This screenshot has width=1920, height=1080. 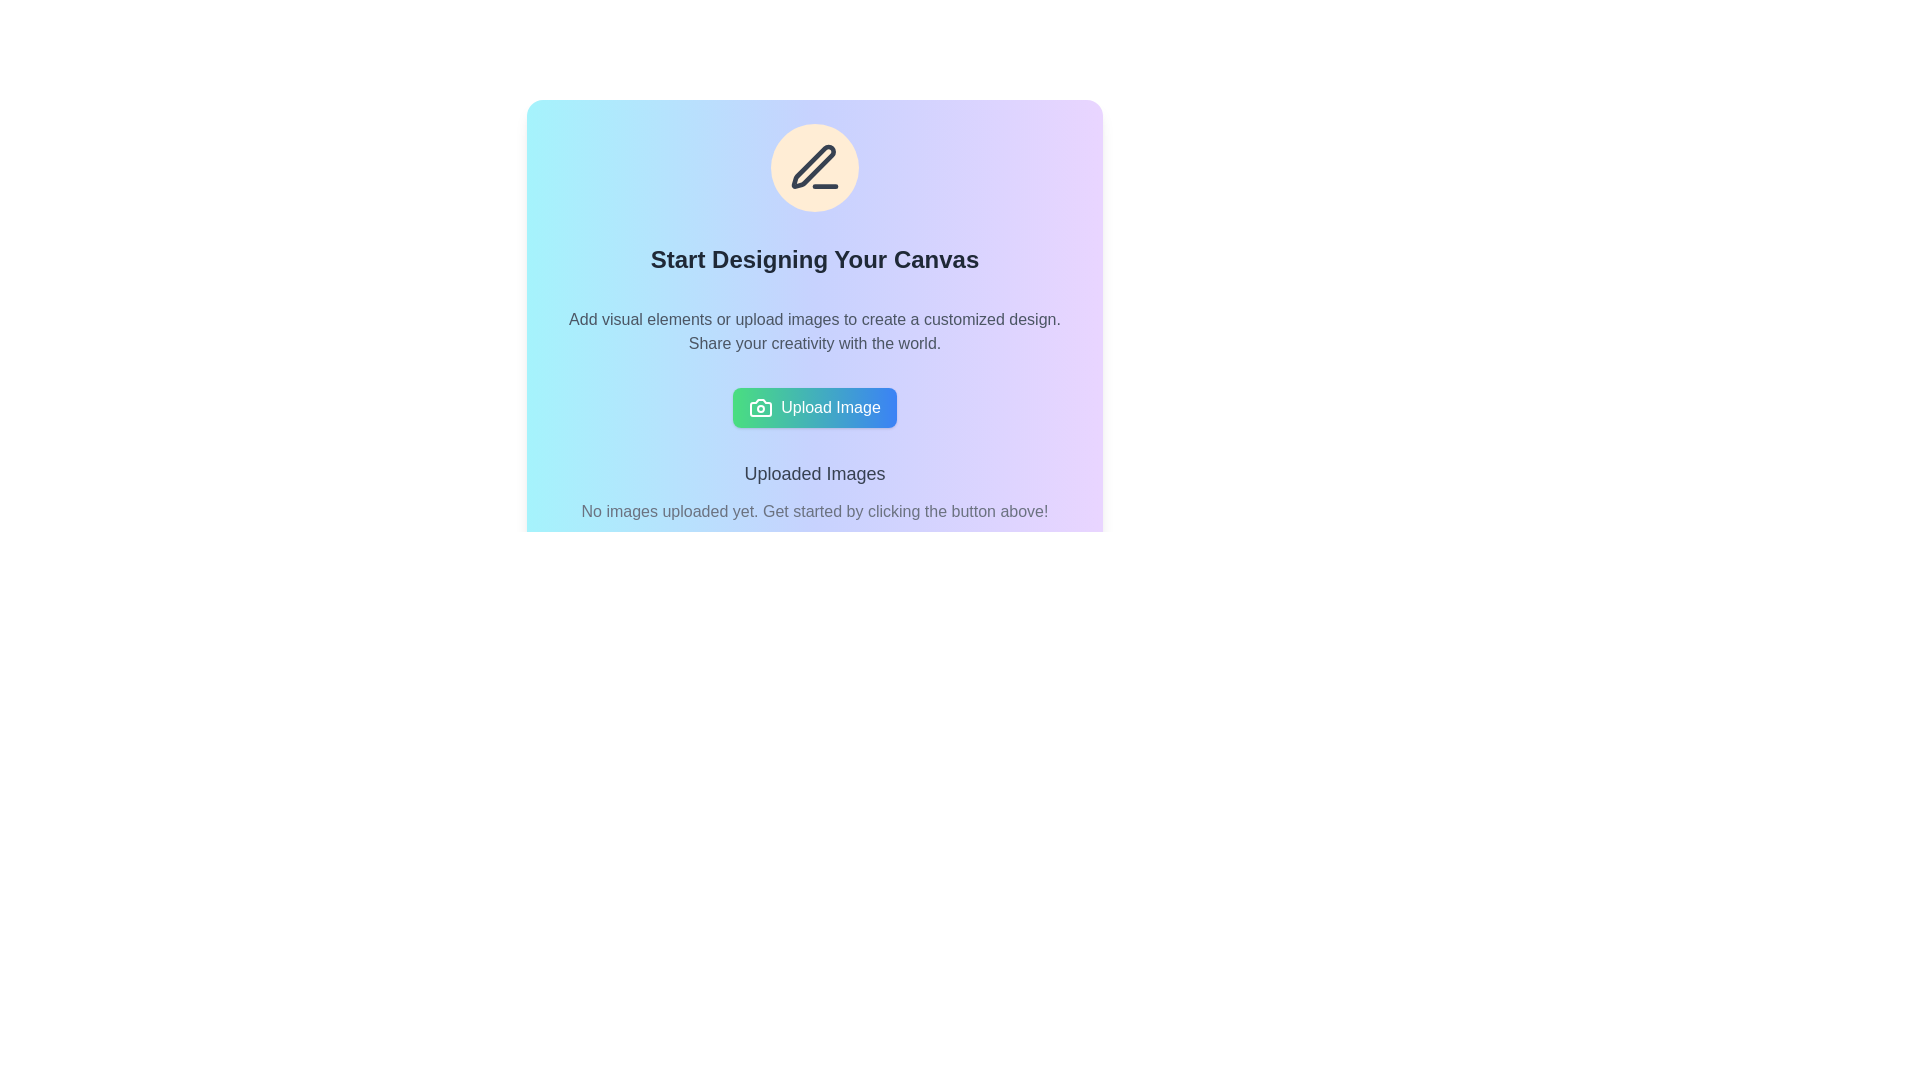 What do you see at coordinates (815, 330) in the screenshot?
I see `the instructional text located below the title 'Start Designing Your Canvas' and above the 'Upload Image' button within the centered card component` at bounding box center [815, 330].